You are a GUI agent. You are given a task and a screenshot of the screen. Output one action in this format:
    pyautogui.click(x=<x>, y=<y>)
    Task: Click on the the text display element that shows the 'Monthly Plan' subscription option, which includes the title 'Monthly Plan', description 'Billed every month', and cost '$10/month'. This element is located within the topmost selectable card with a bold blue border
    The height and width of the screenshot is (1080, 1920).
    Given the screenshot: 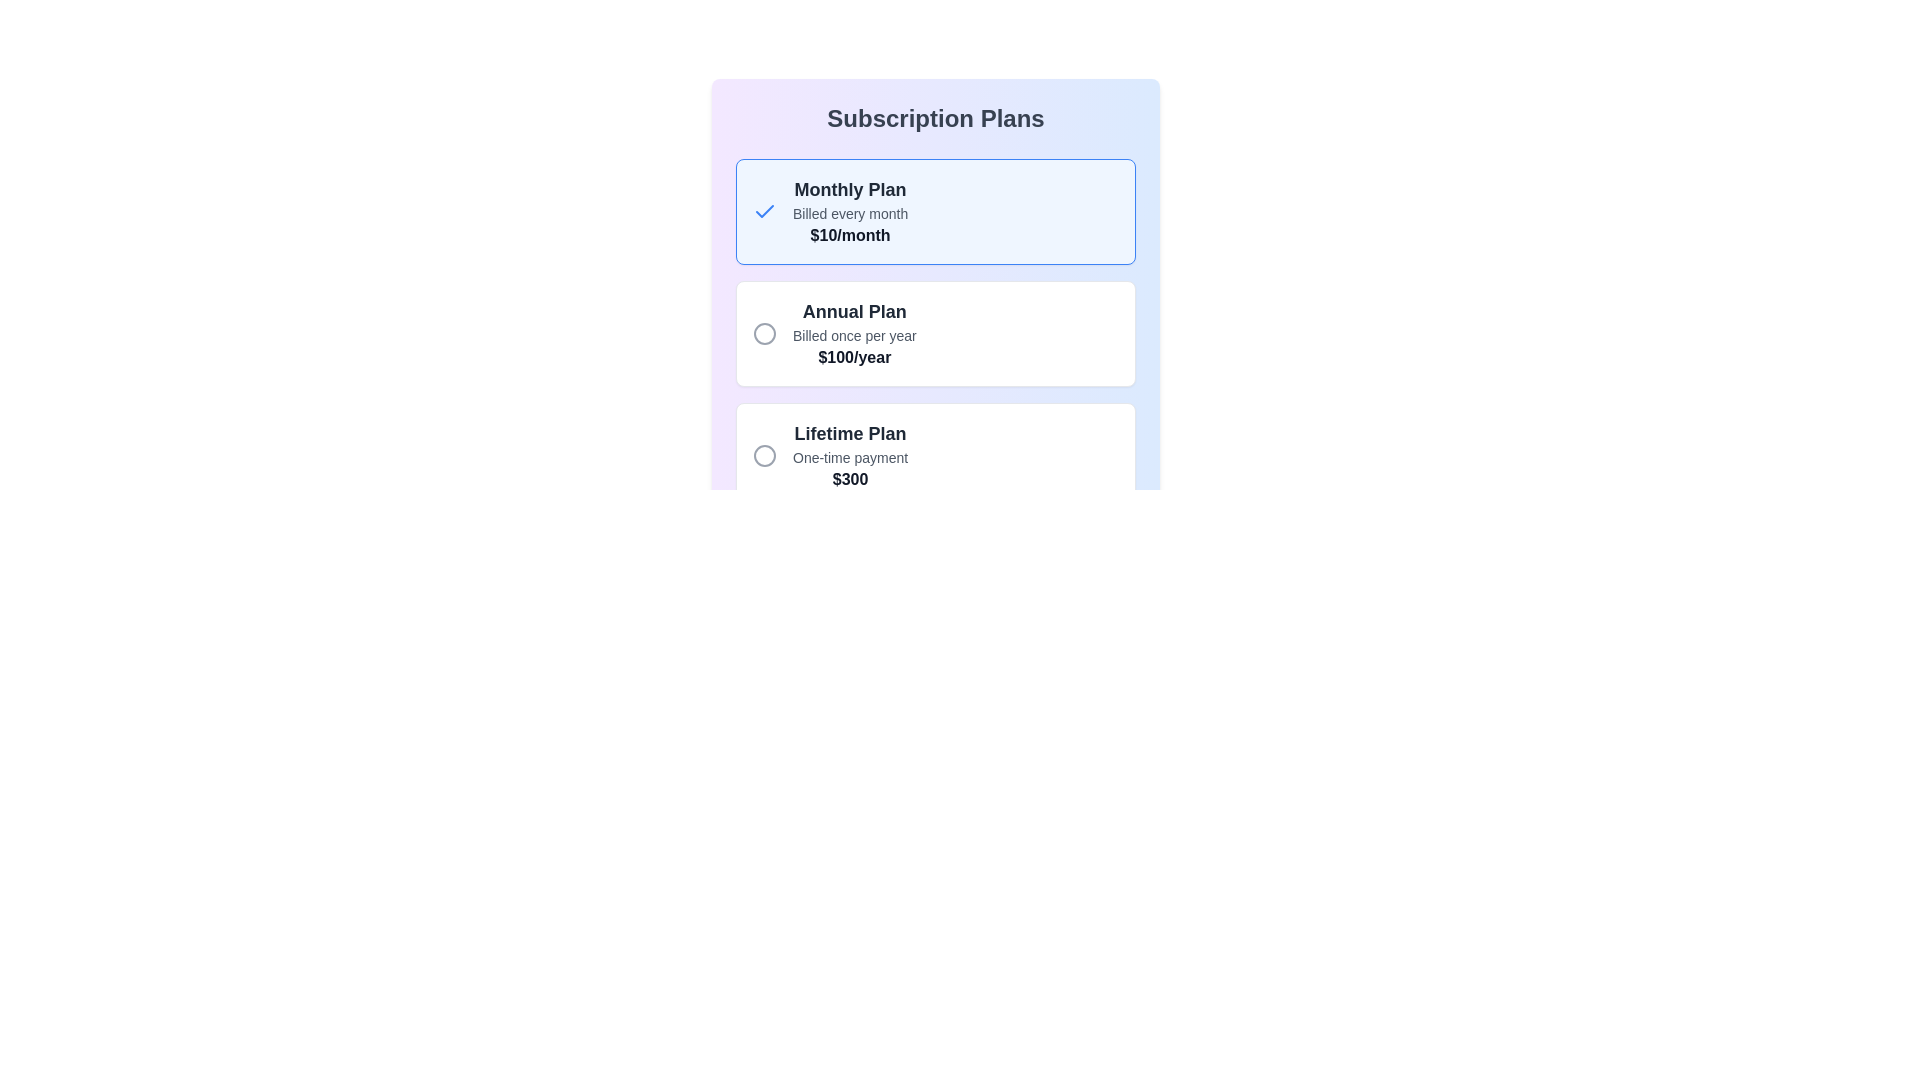 What is the action you would take?
    pyautogui.click(x=850, y=212)
    